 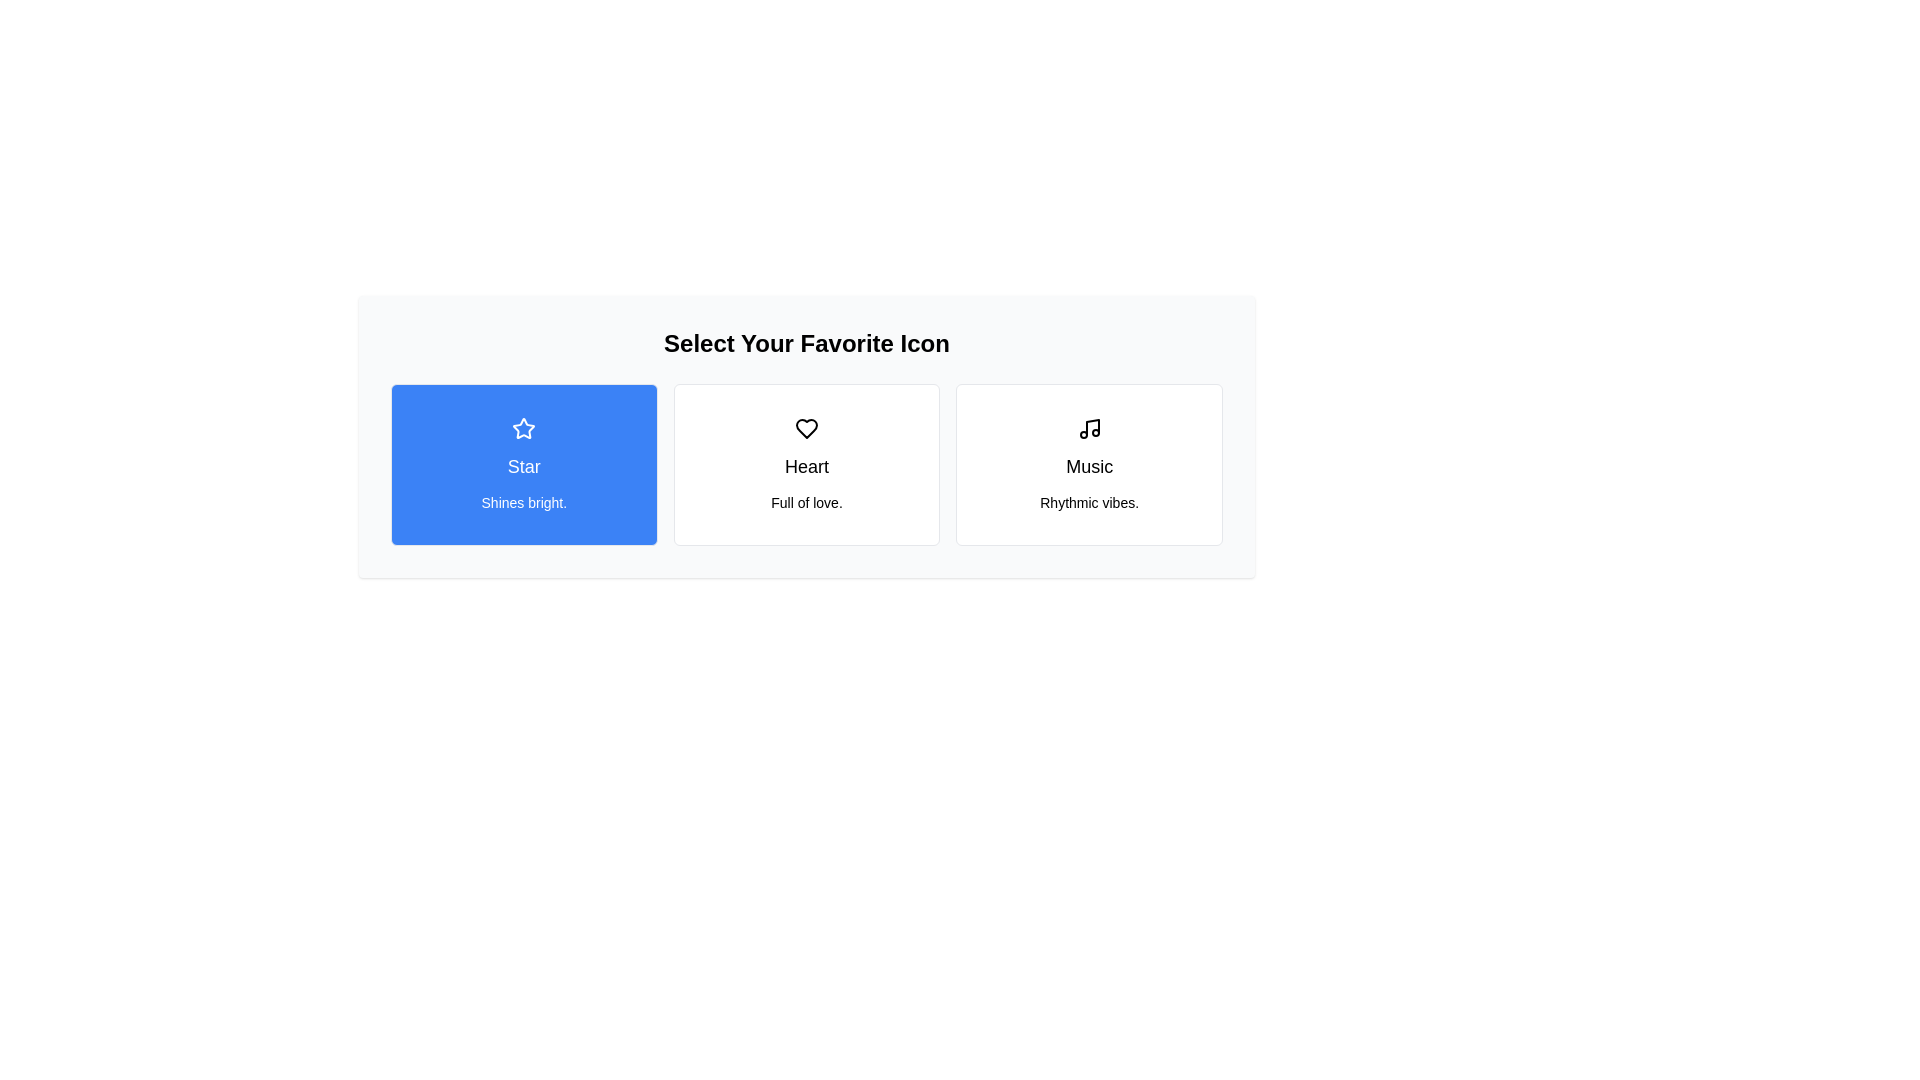 I want to click on the text label 'Heart', which is the second option in a horizontally arranged set of selectable icons under 'Select Your Favorite Icon', so click(x=806, y=466).